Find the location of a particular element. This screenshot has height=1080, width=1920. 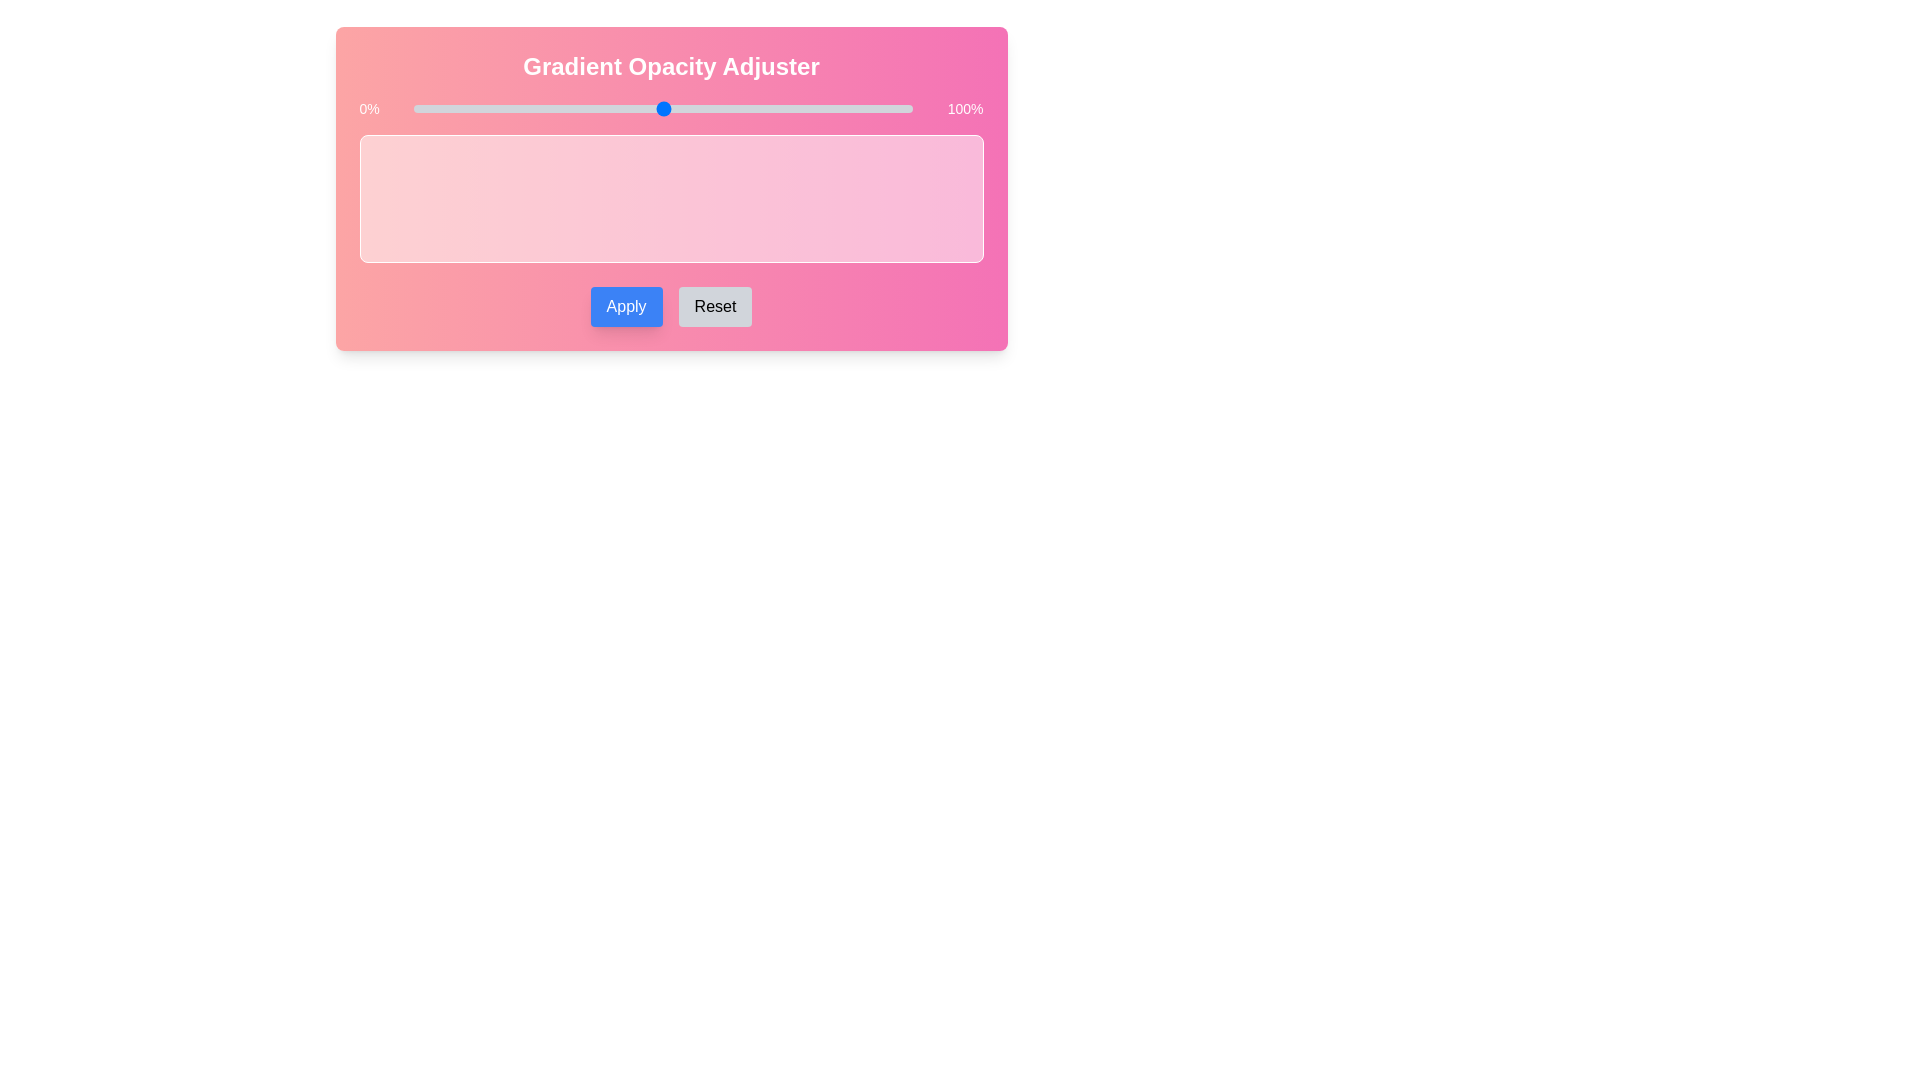

the opacity to 65% using the slider is located at coordinates (737, 108).